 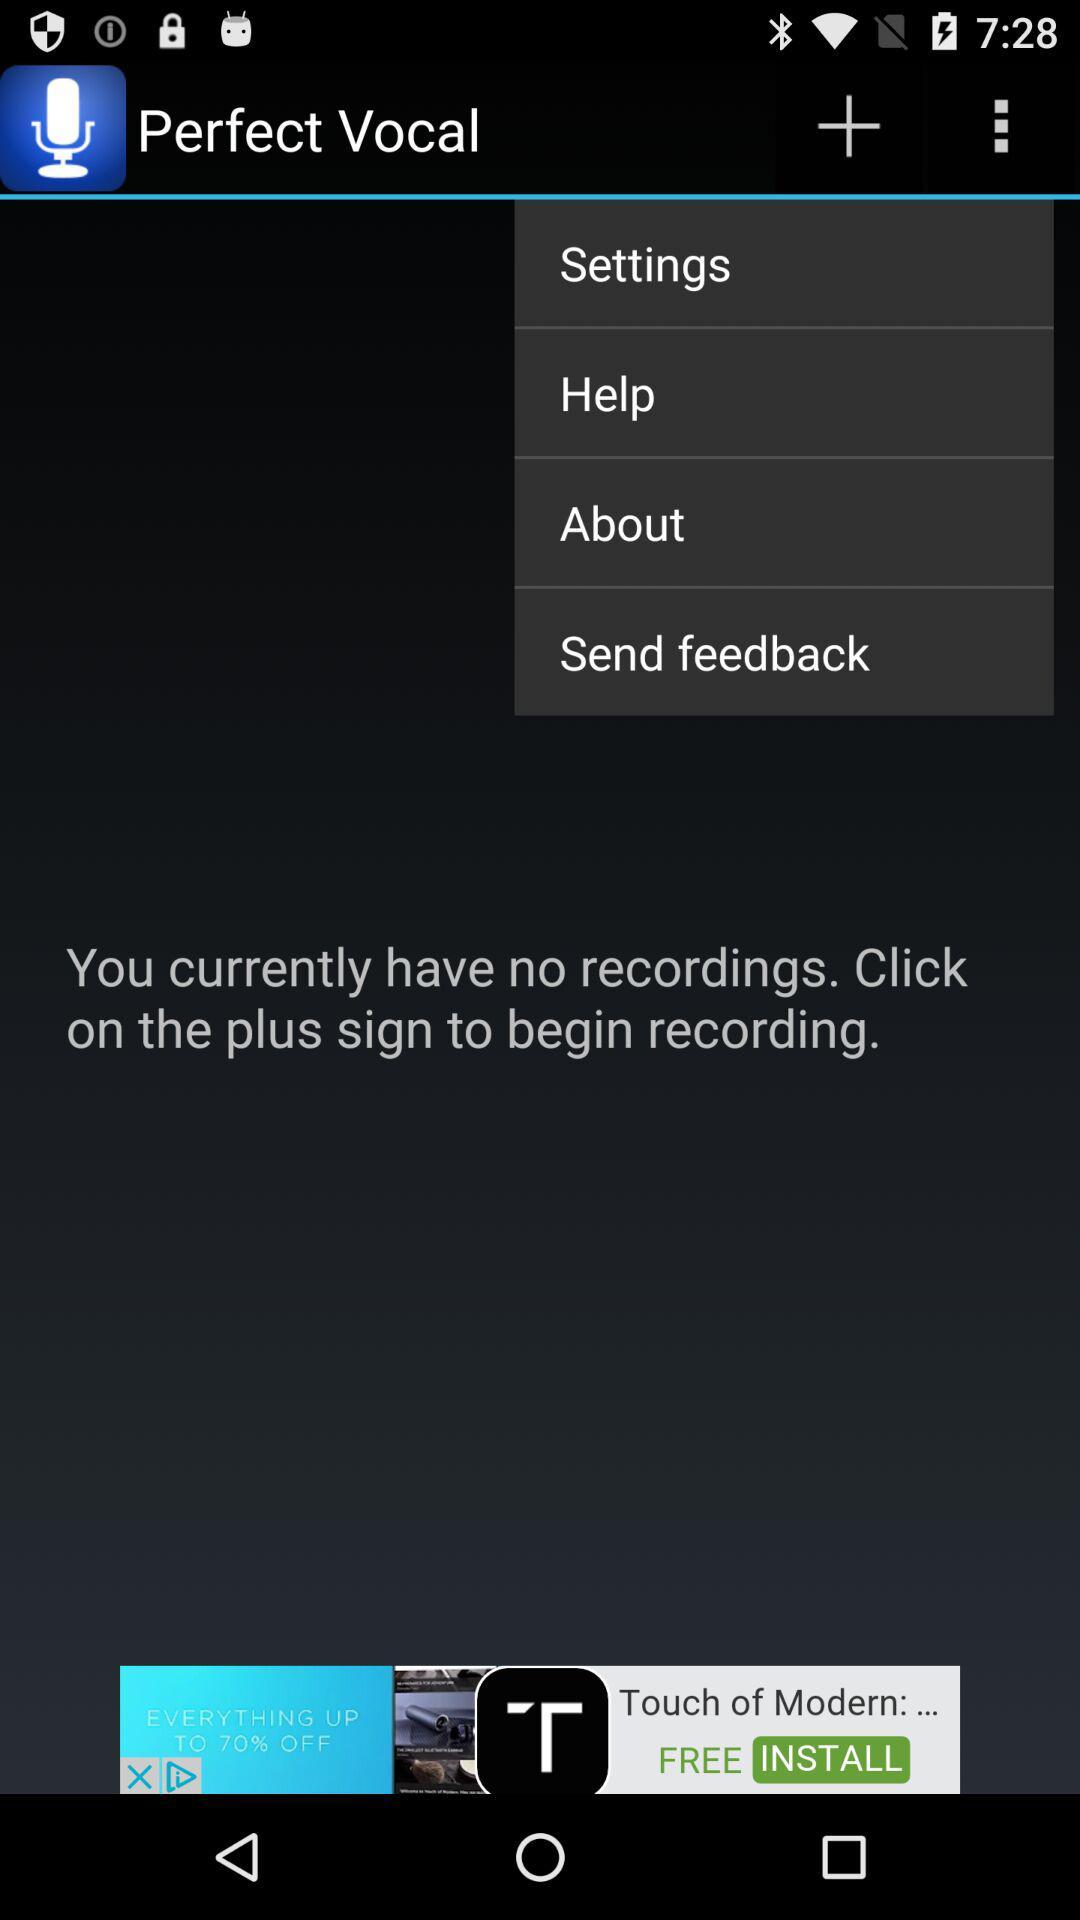 I want to click on advertisement, so click(x=540, y=1727).